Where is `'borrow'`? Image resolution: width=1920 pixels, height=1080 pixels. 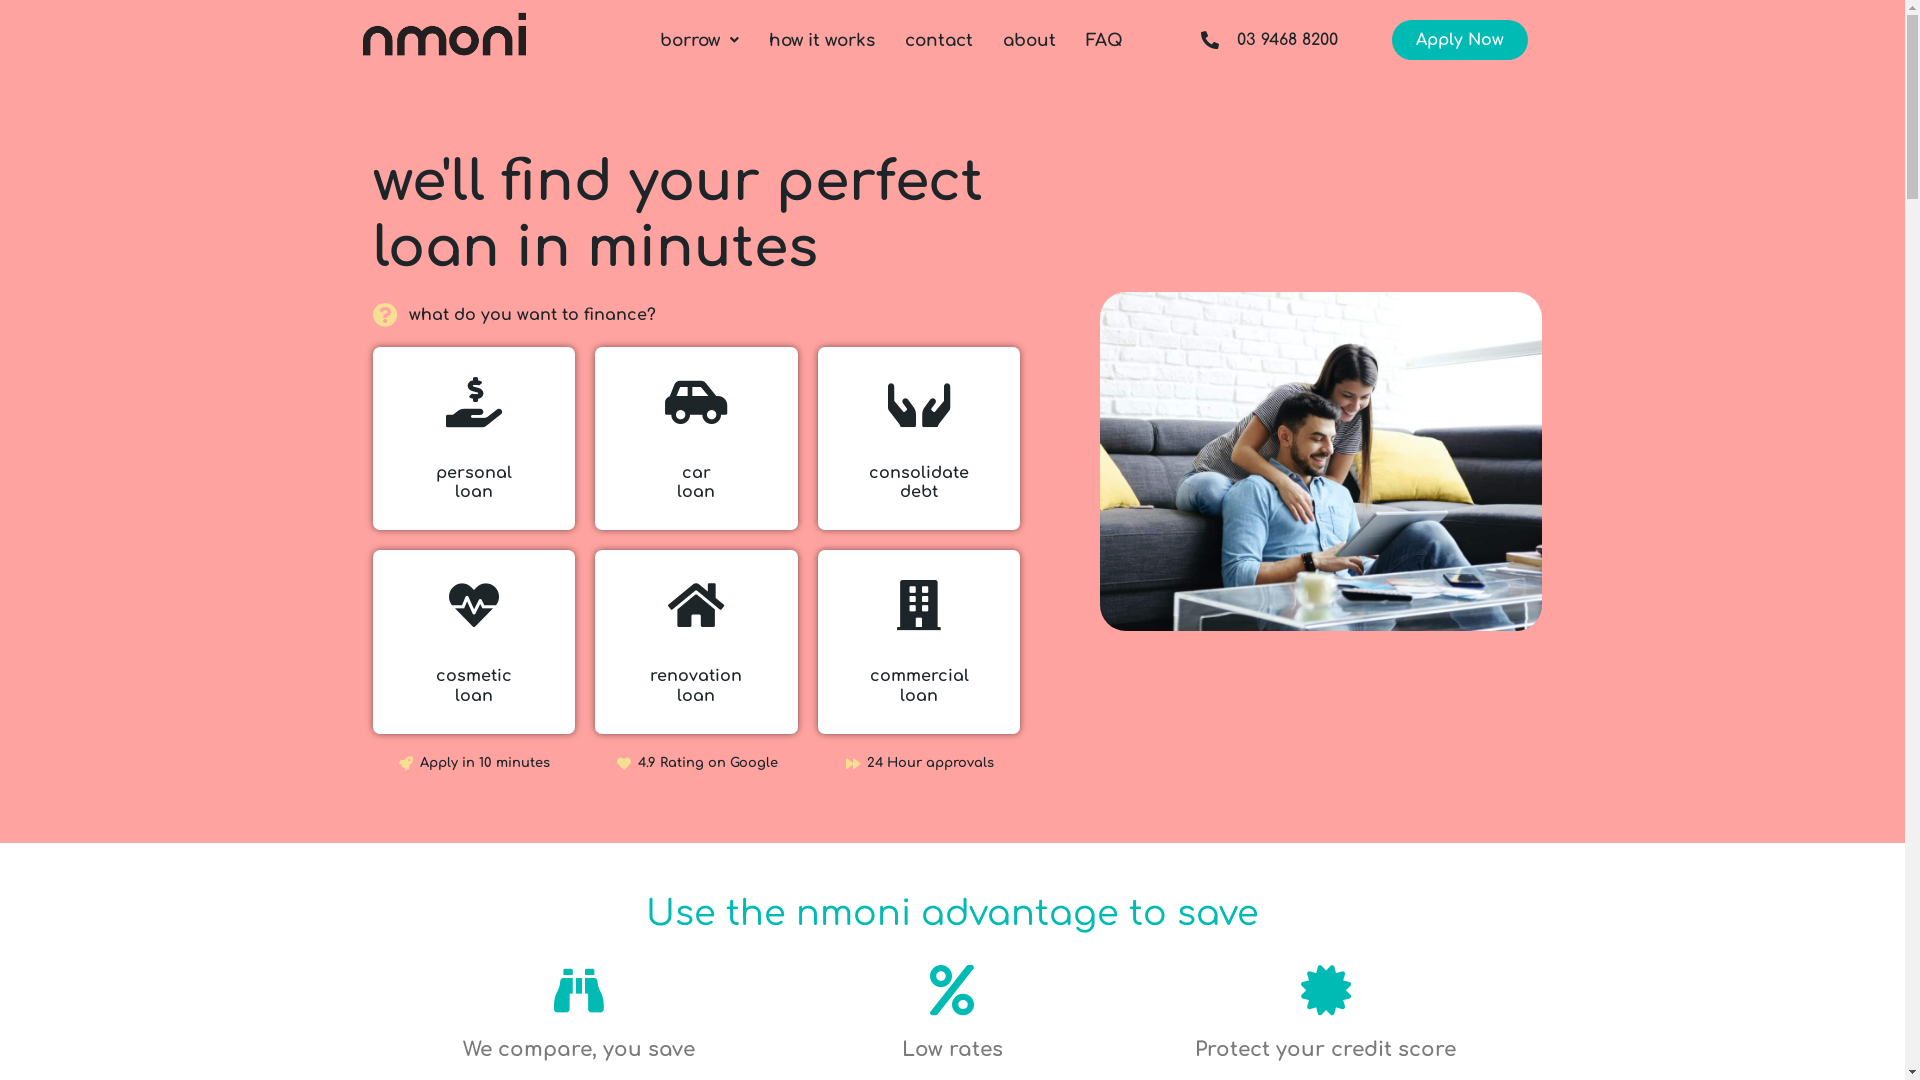
'borrow' is located at coordinates (699, 39).